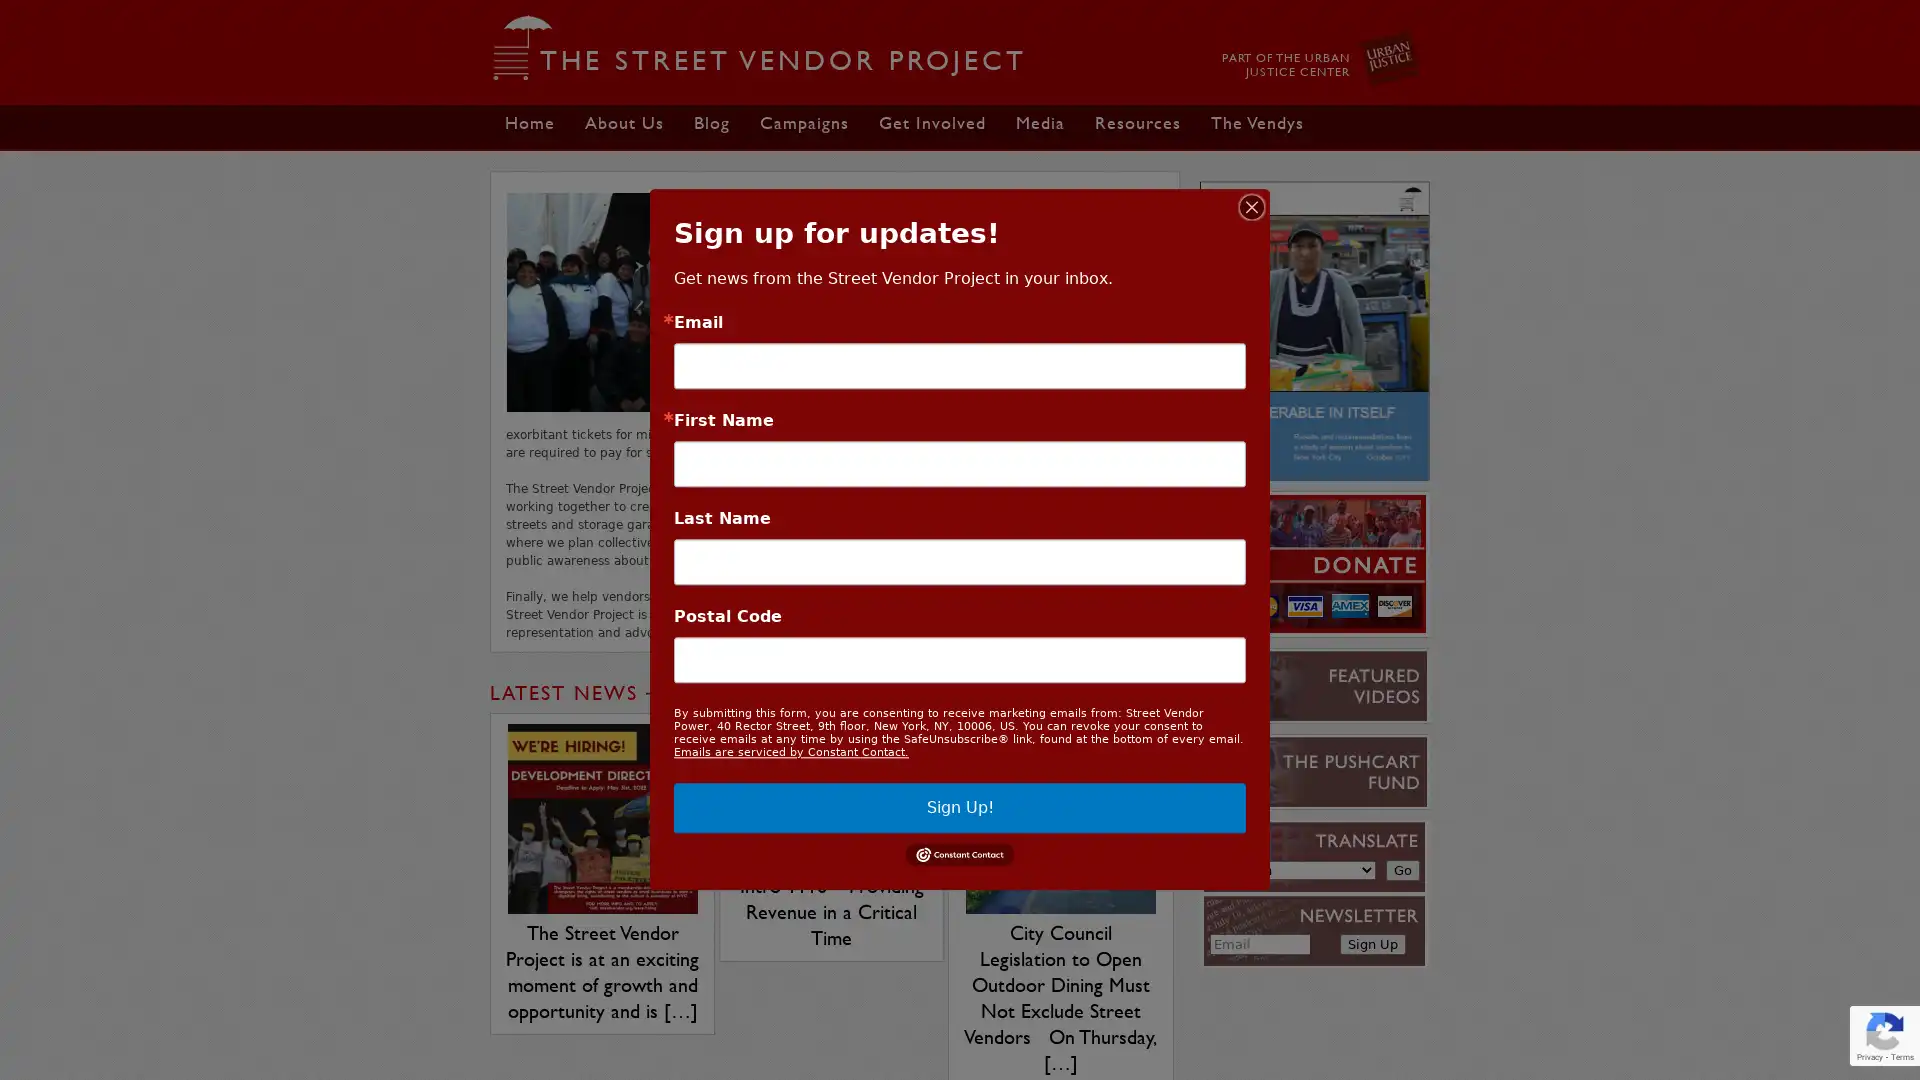  Describe the element at coordinates (1371, 944) in the screenshot. I see `Sign Up` at that location.